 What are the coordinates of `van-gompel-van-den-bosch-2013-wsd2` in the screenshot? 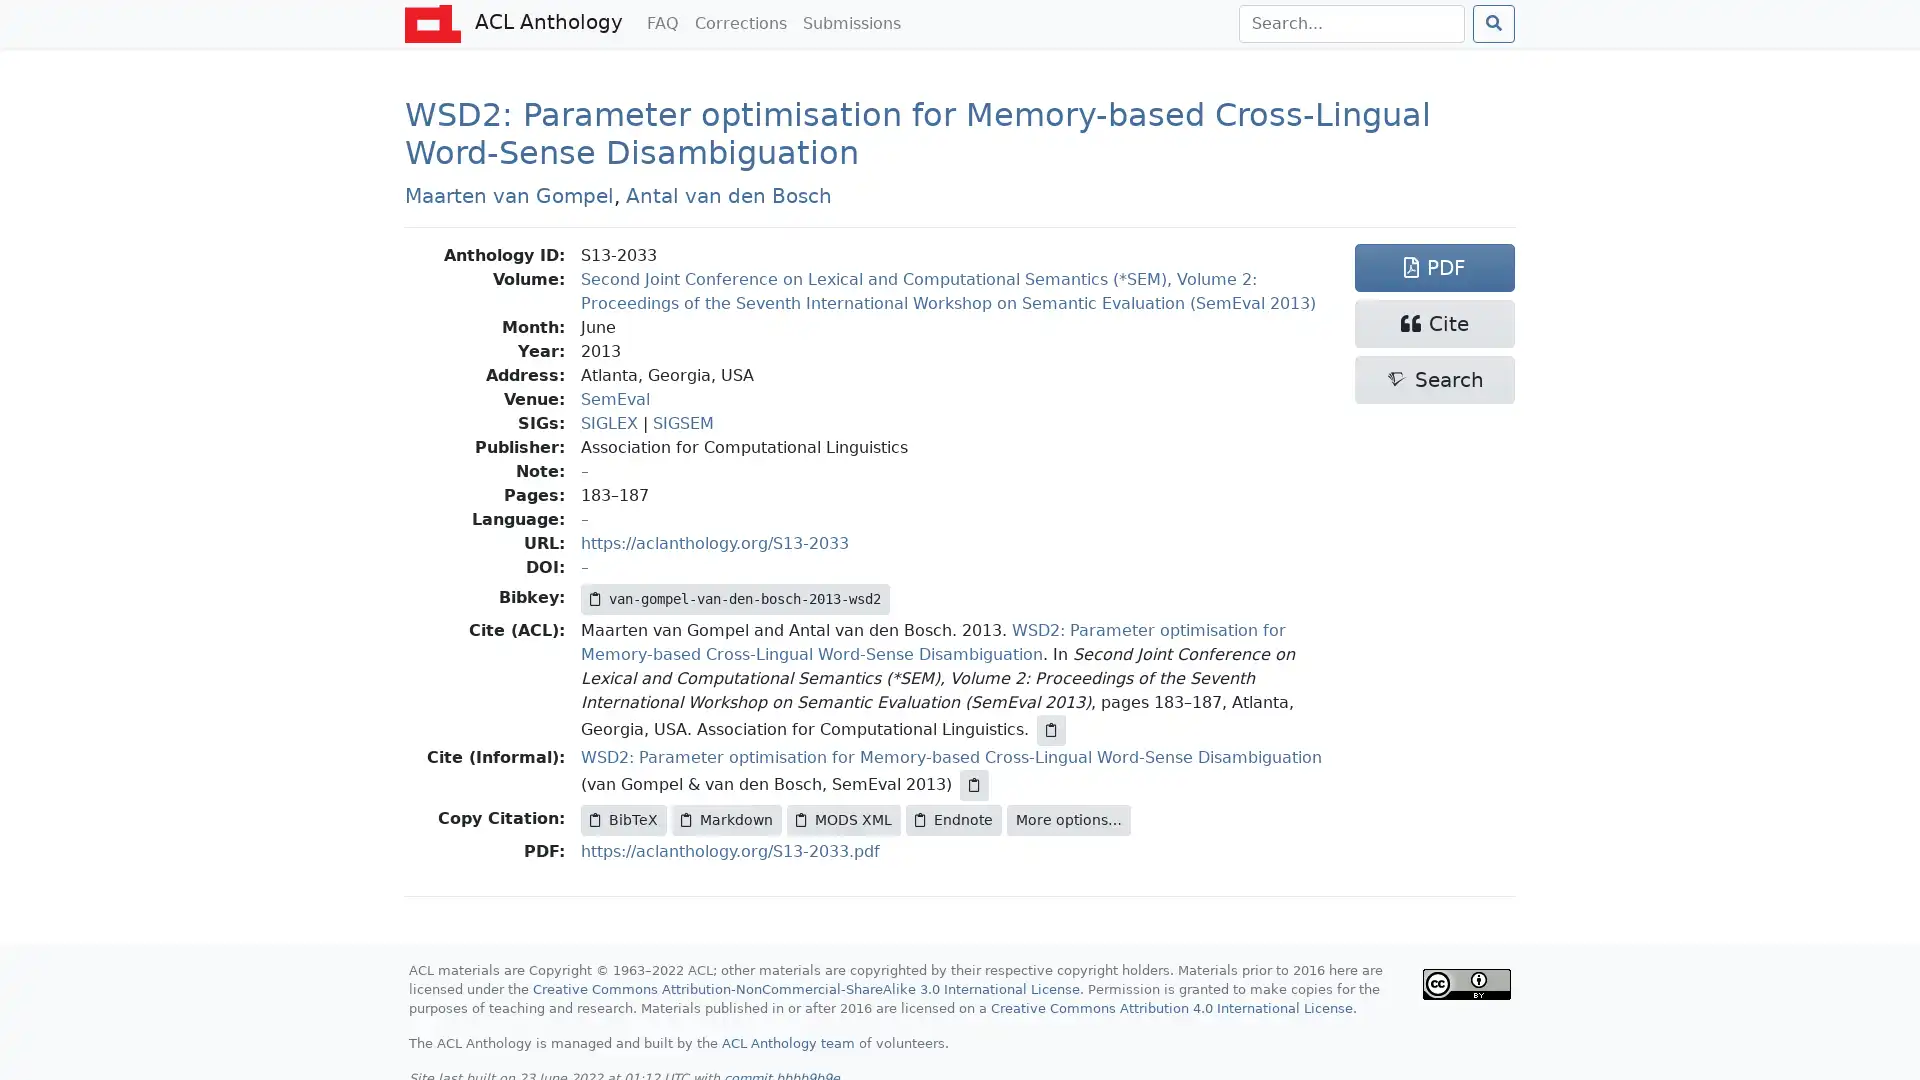 It's located at (734, 597).